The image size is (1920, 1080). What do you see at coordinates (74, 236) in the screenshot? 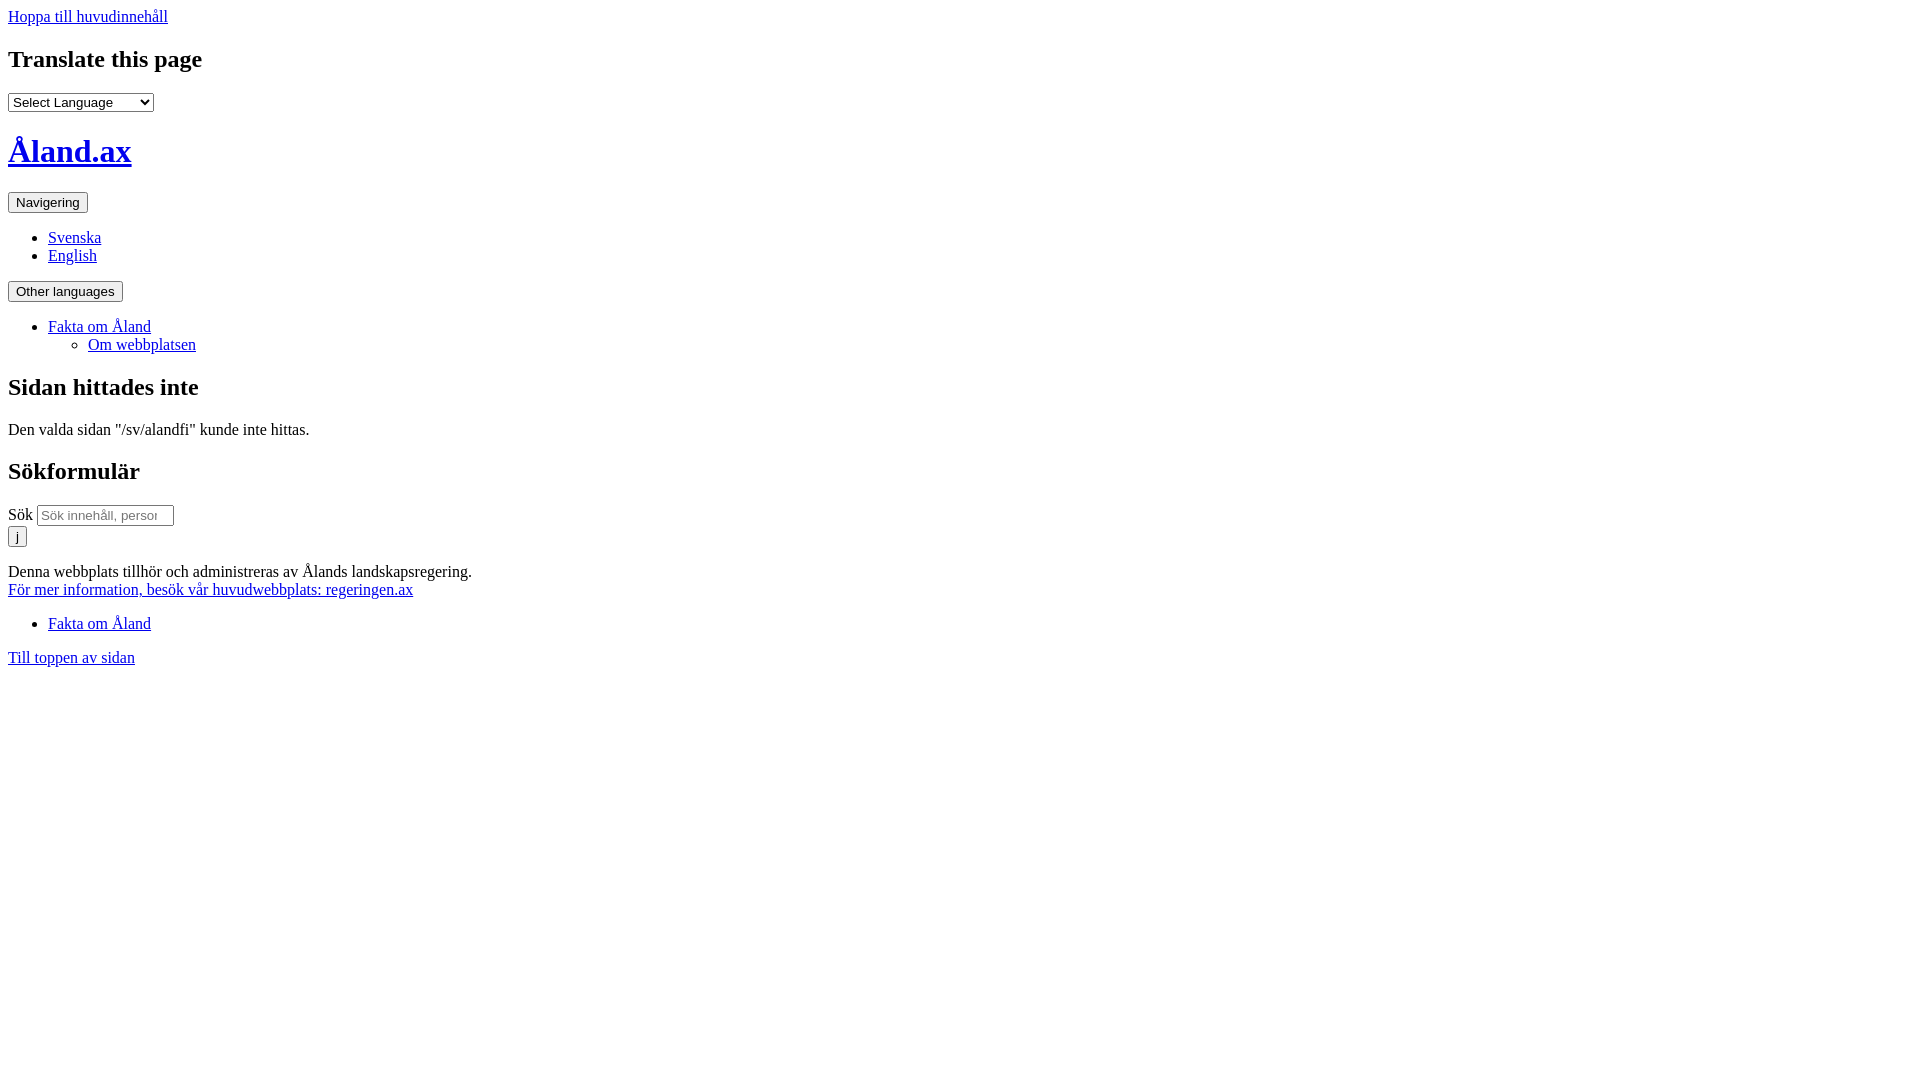
I see `'Svenska'` at bounding box center [74, 236].